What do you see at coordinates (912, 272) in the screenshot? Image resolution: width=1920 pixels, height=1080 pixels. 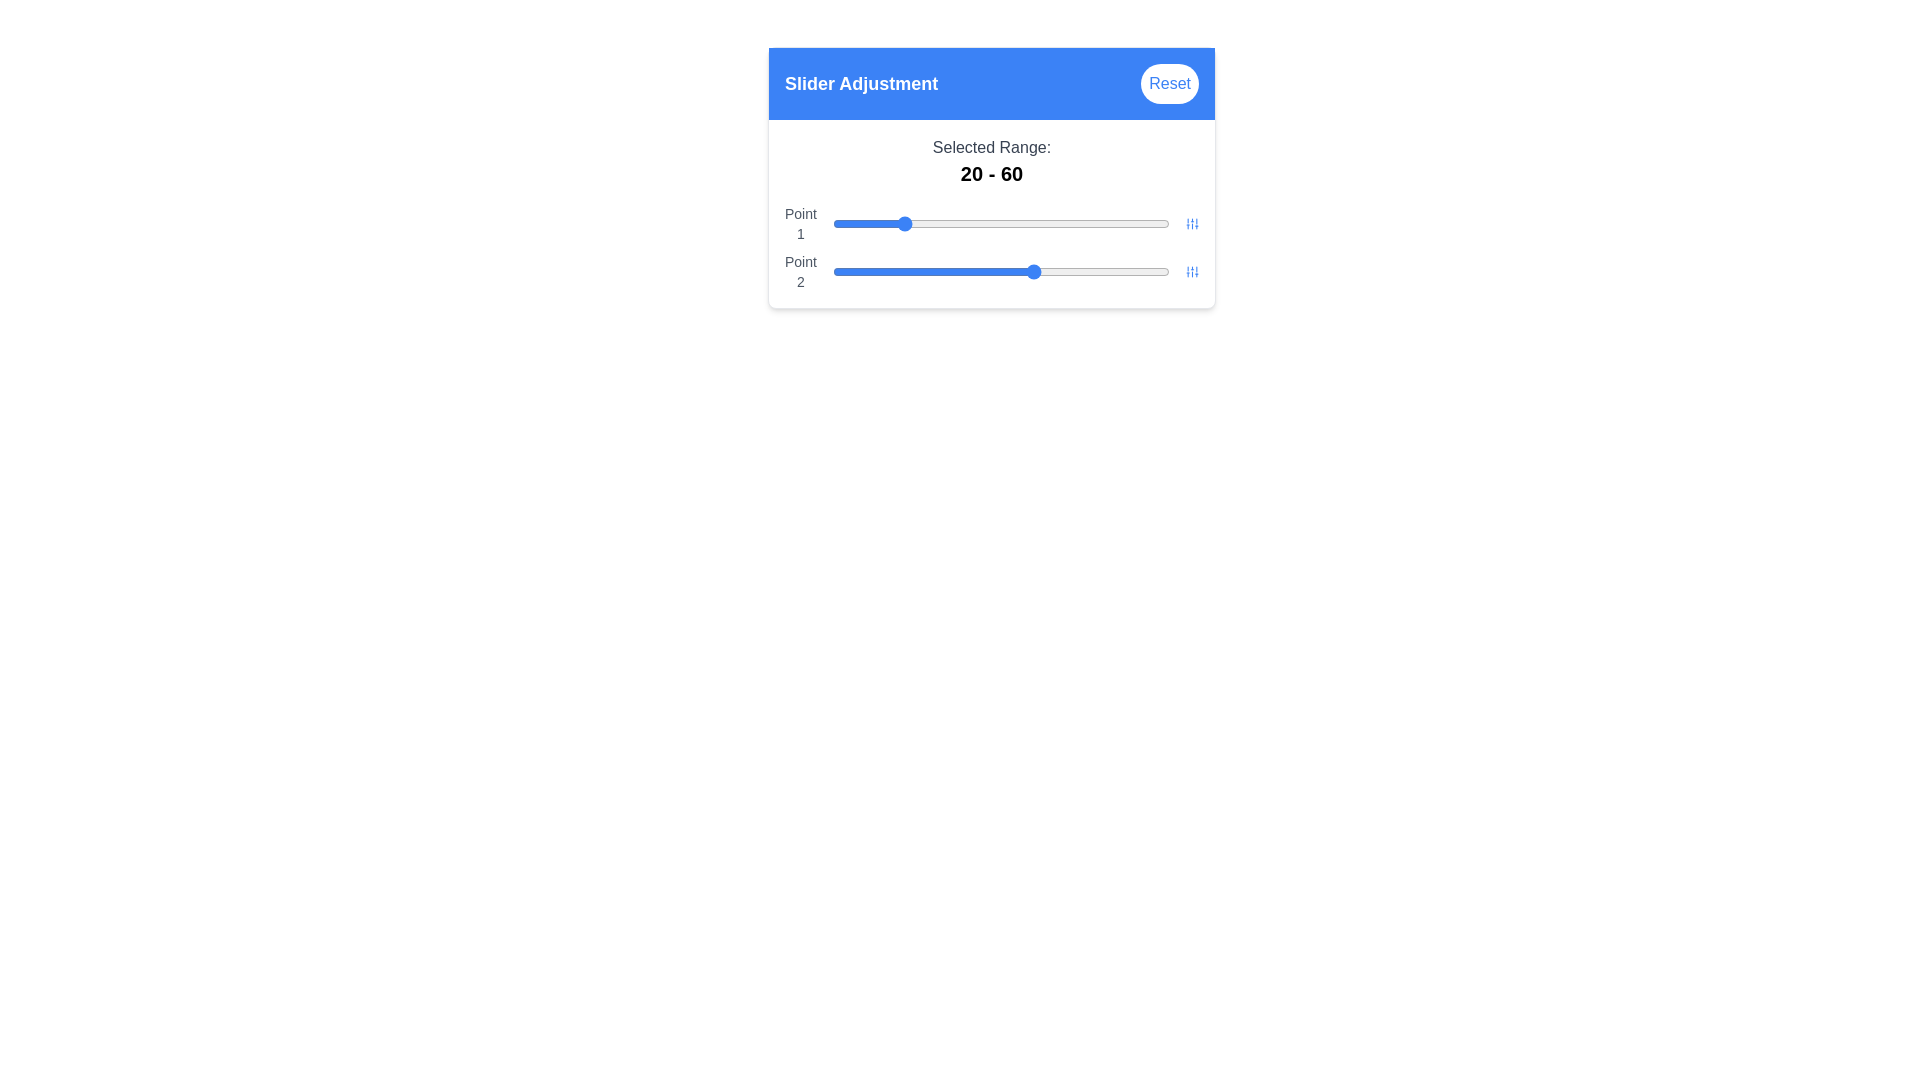 I see `the slider` at bounding box center [912, 272].